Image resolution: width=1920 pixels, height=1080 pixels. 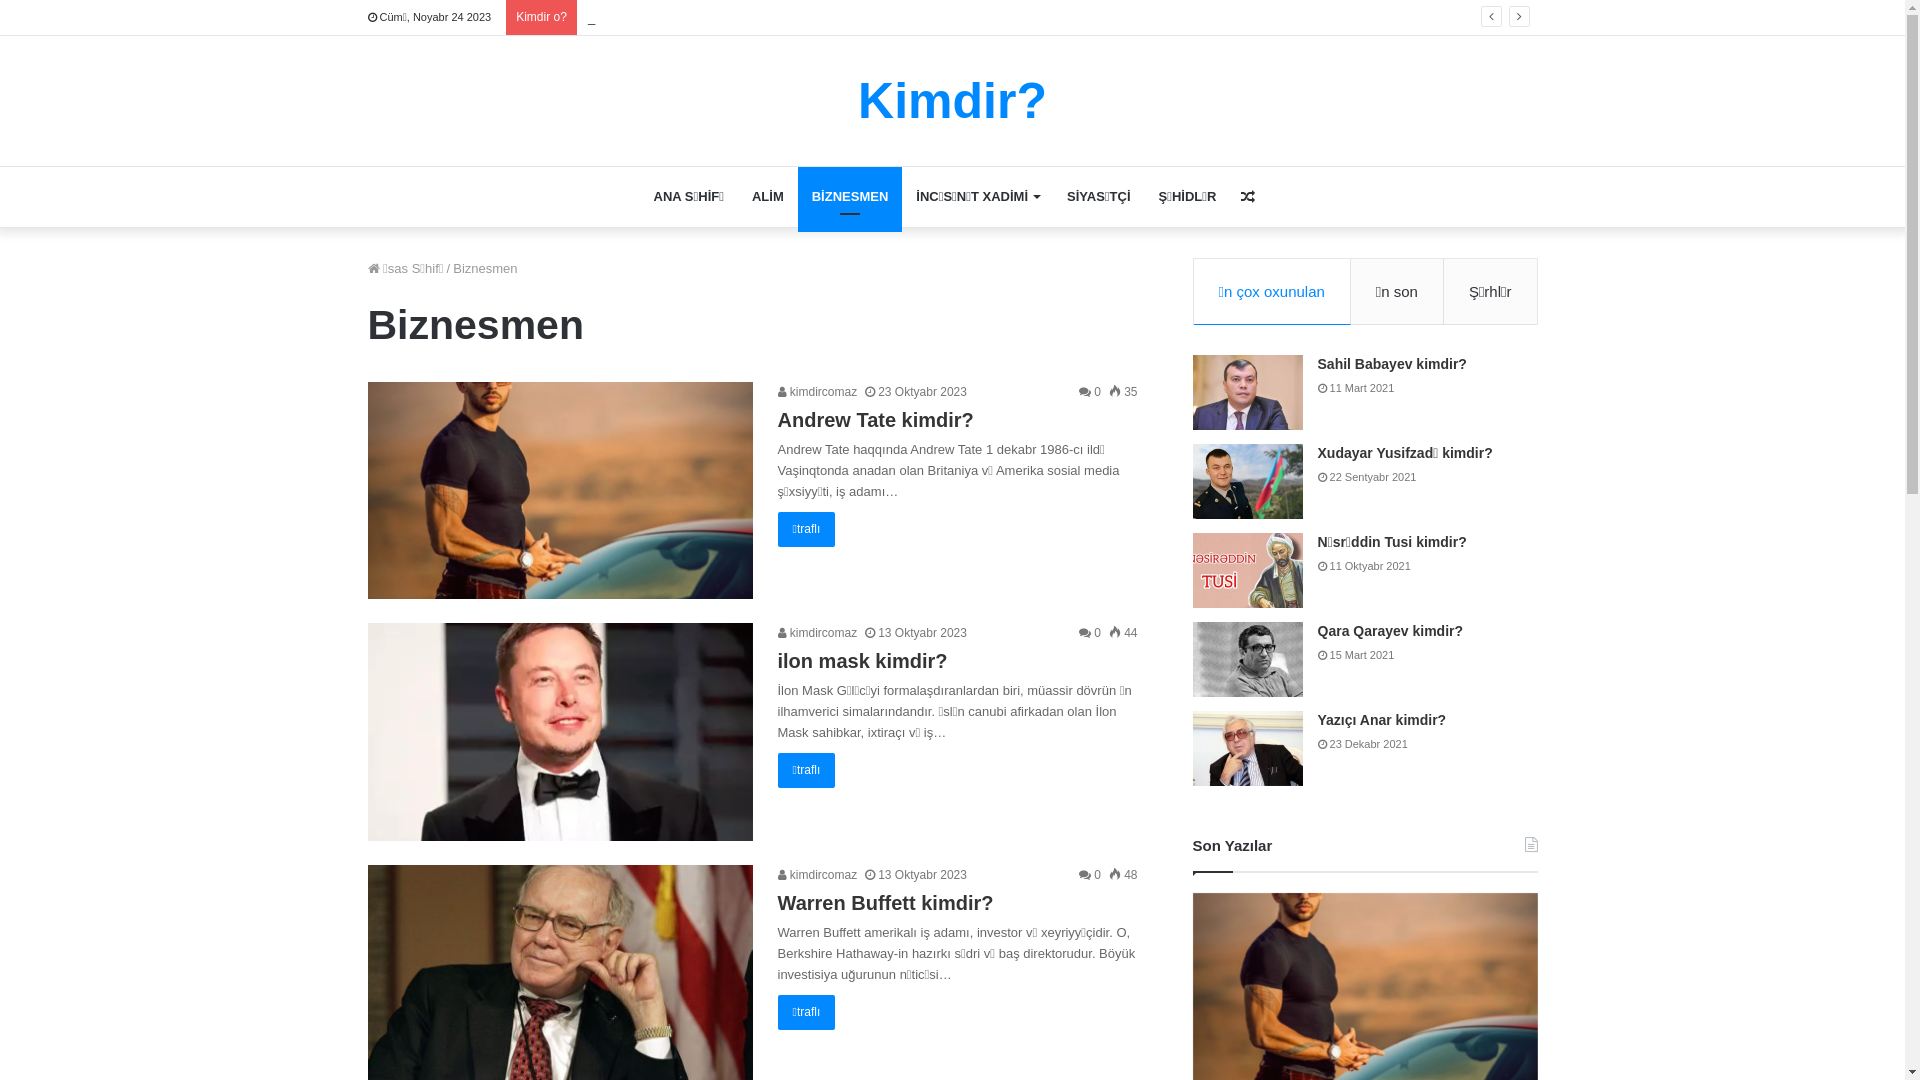 I want to click on 'Qara Qarayev kimdir? 8', so click(x=1247, y=659).